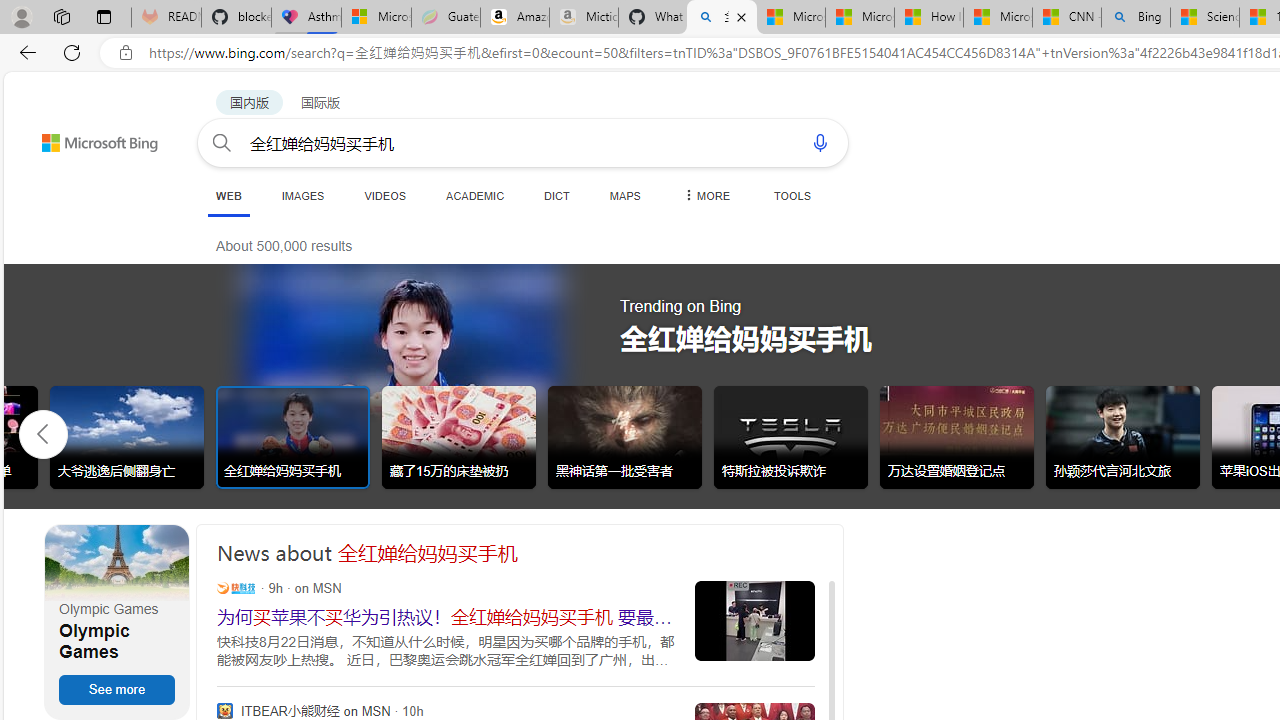 The width and height of the screenshot is (1280, 720). I want to click on 'How I Got Rid of Microsoft Edge', so click(927, 17).